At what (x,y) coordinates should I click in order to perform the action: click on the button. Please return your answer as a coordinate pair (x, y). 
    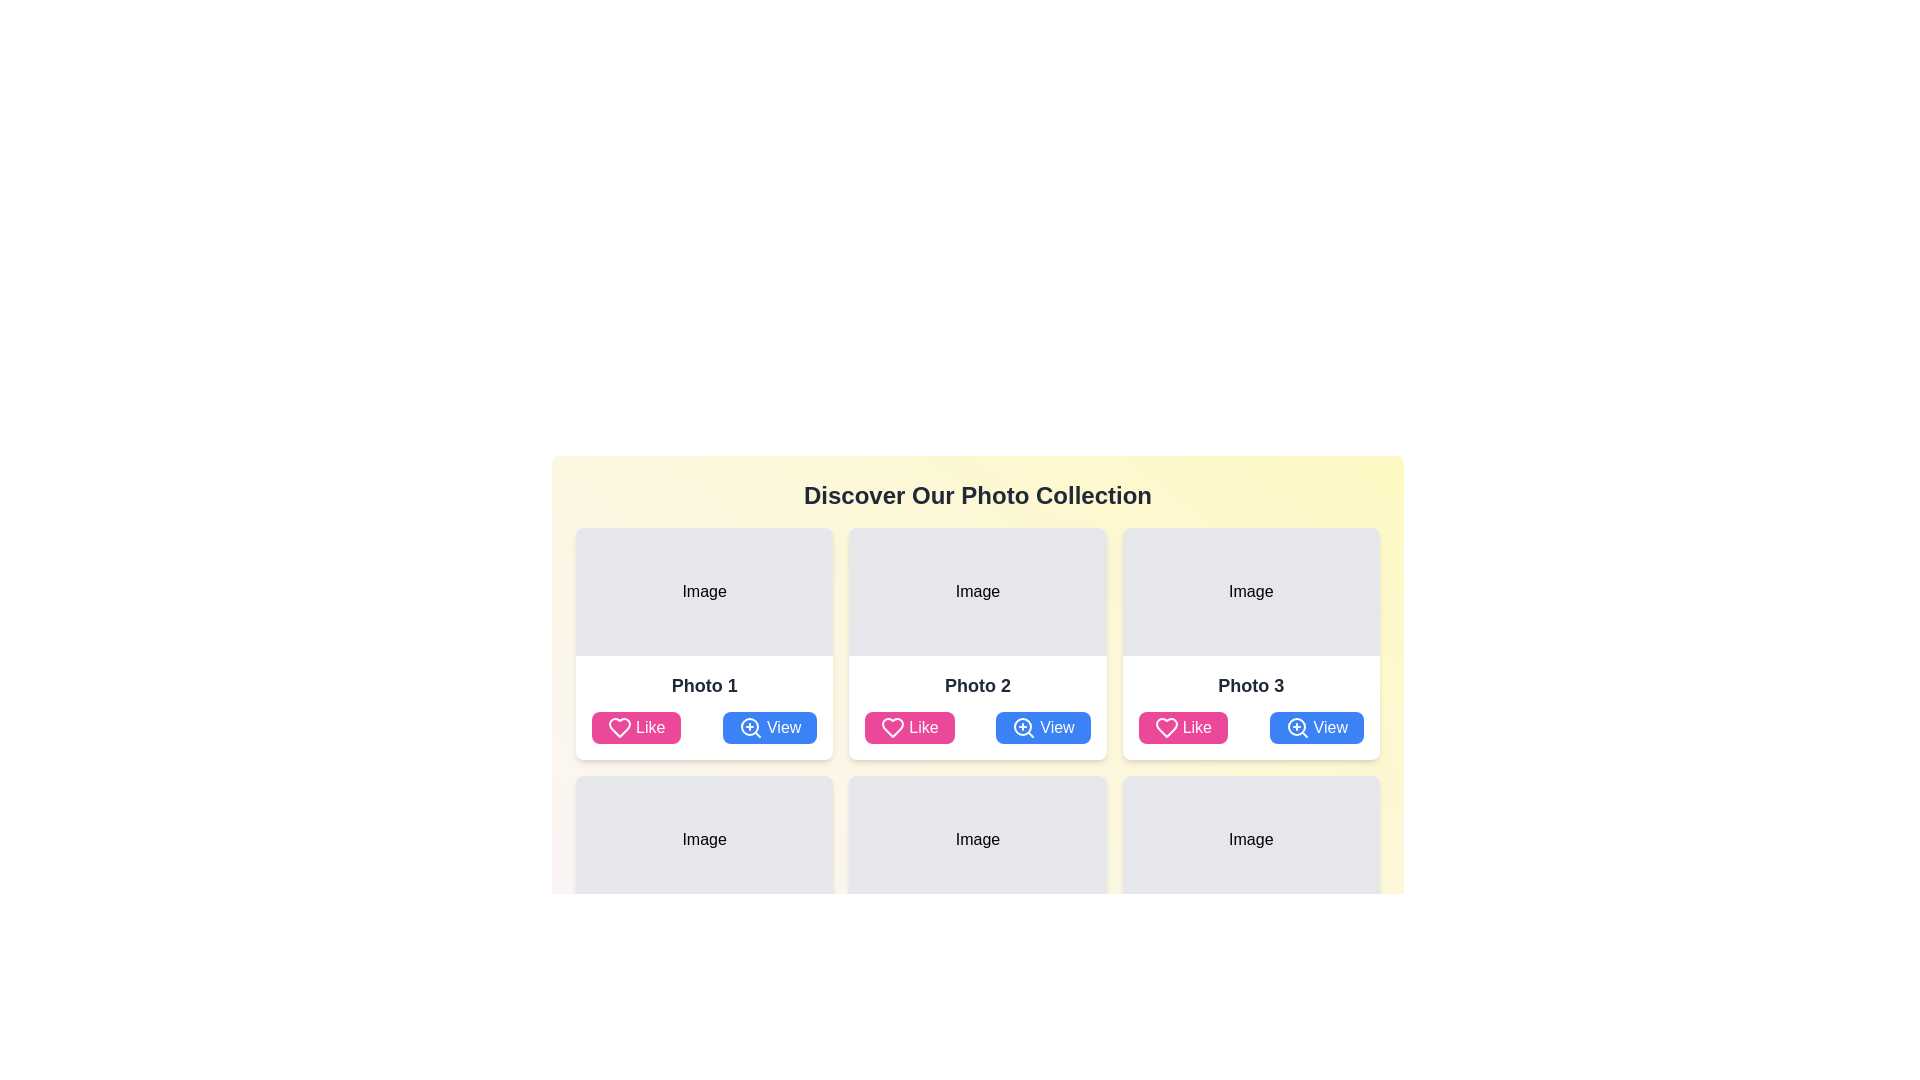
    Looking at the image, I should click on (1316, 728).